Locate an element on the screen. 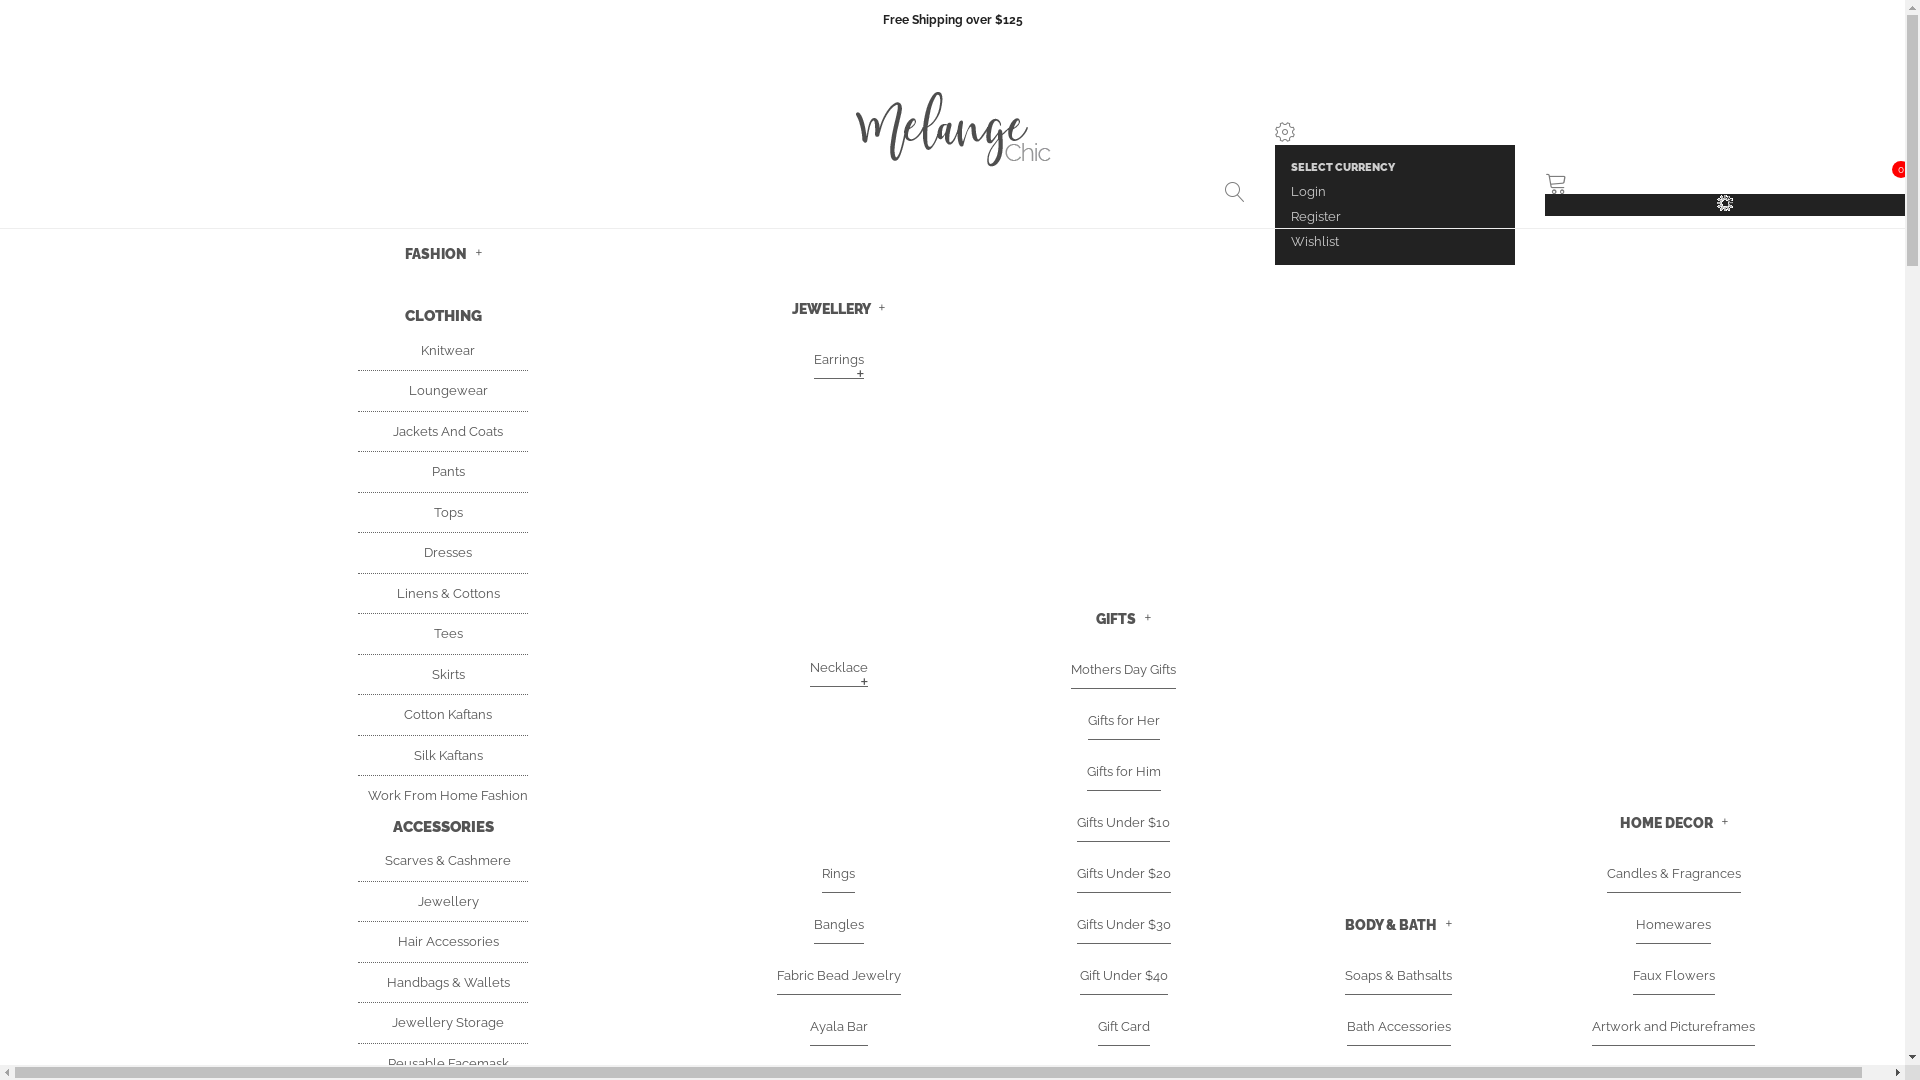 This screenshot has height=1080, width=1920. 'Necklace' is located at coordinates (839, 667).